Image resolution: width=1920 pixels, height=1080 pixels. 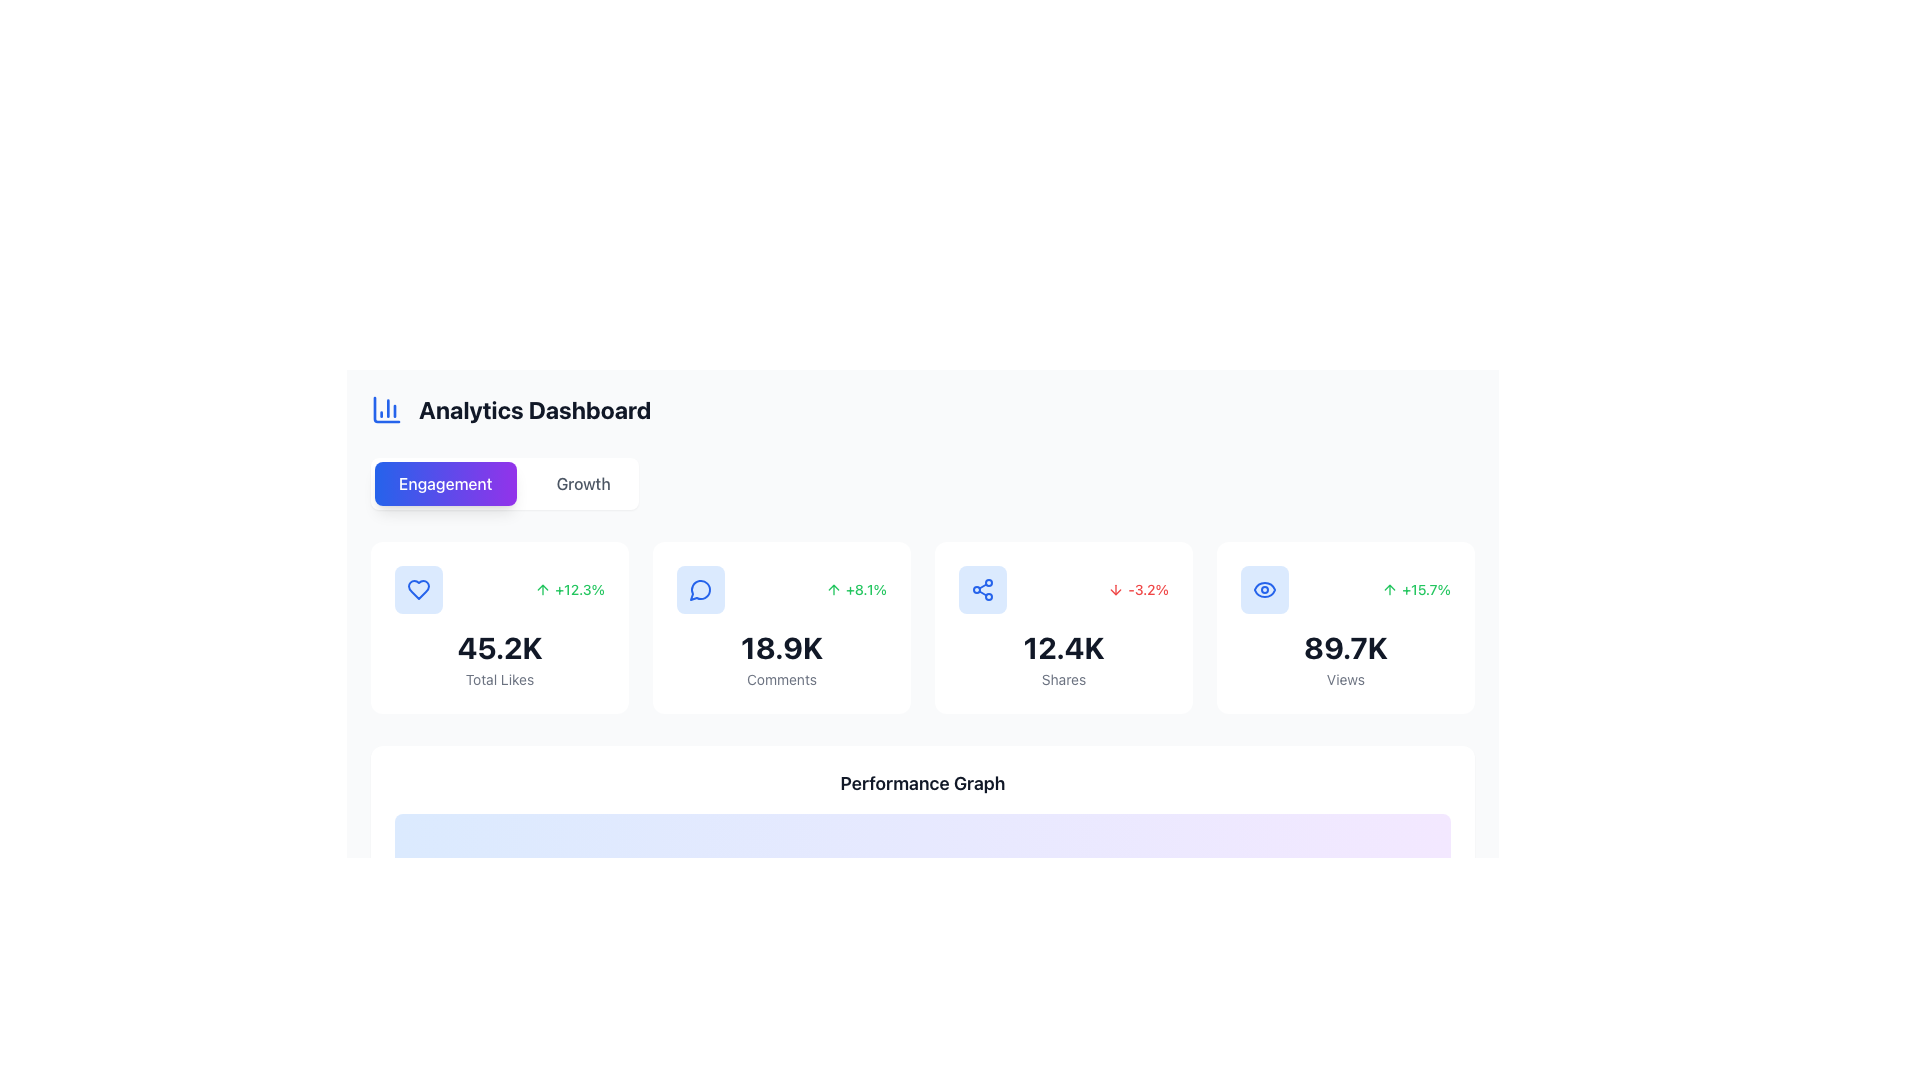 What do you see at coordinates (1063, 627) in the screenshot?
I see `the information displayed on the informational card, which includes a blue share icon, a red percentage value of '-3.2%', a bold numeric value of '12.4K', and smaller gray text stating 'Shares'. This card is the third in a grid layout` at bounding box center [1063, 627].